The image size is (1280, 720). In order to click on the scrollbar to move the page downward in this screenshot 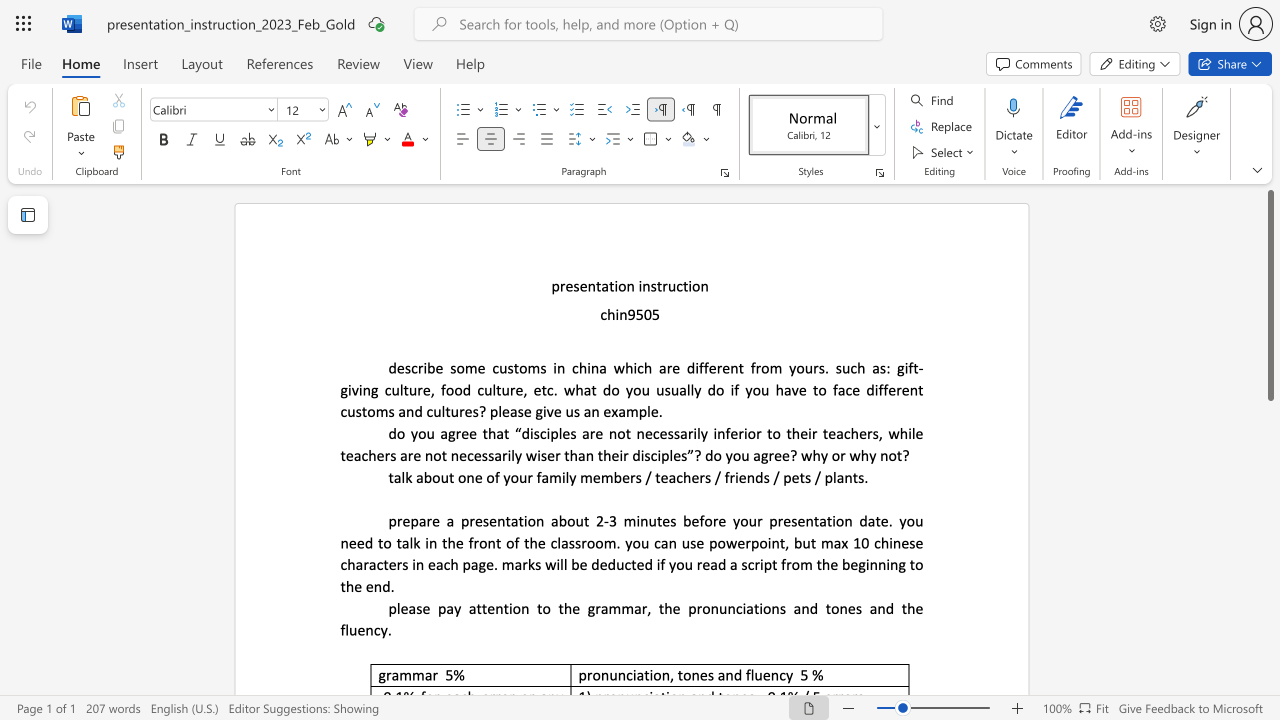, I will do `click(1269, 438)`.